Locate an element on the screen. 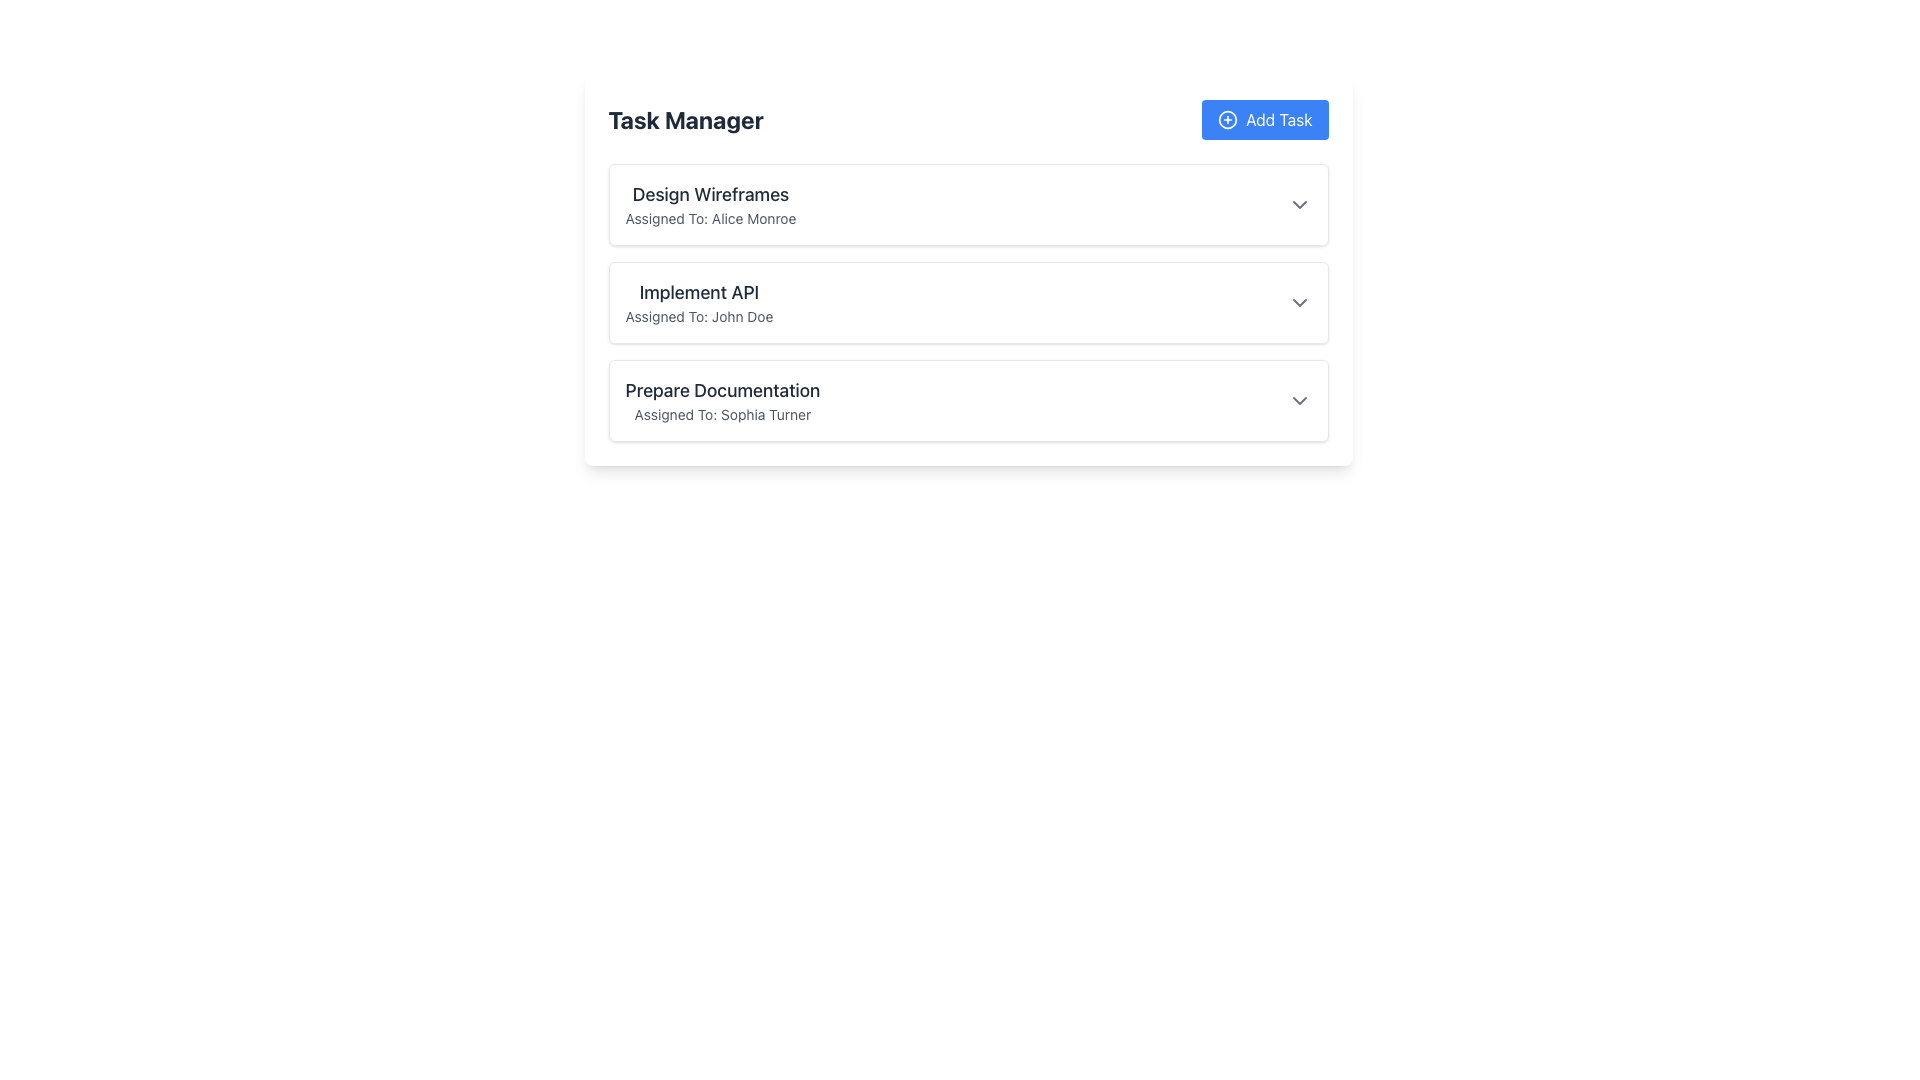 Image resolution: width=1920 pixels, height=1080 pixels. the expandable list item titled 'Design Wireframes' is located at coordinates (968, 204).